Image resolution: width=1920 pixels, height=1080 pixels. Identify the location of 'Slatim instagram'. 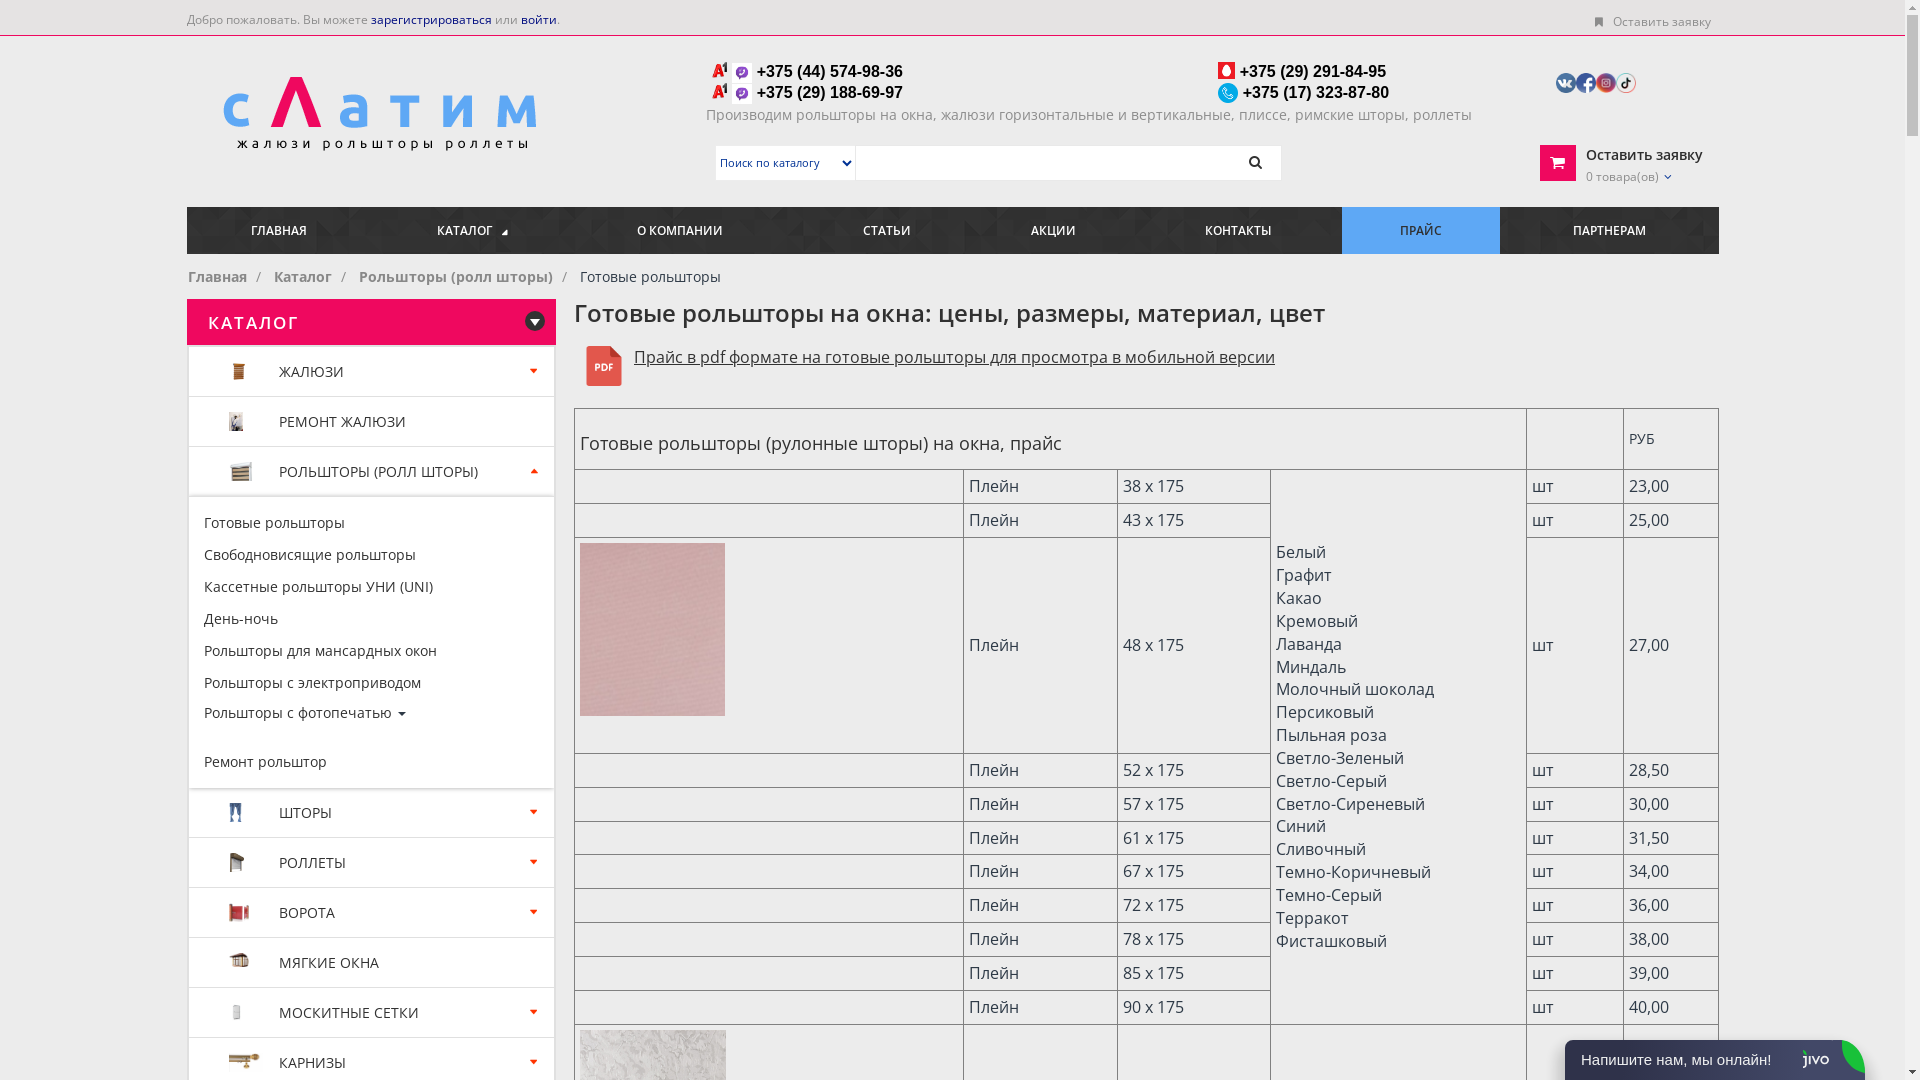
(1606, 80).